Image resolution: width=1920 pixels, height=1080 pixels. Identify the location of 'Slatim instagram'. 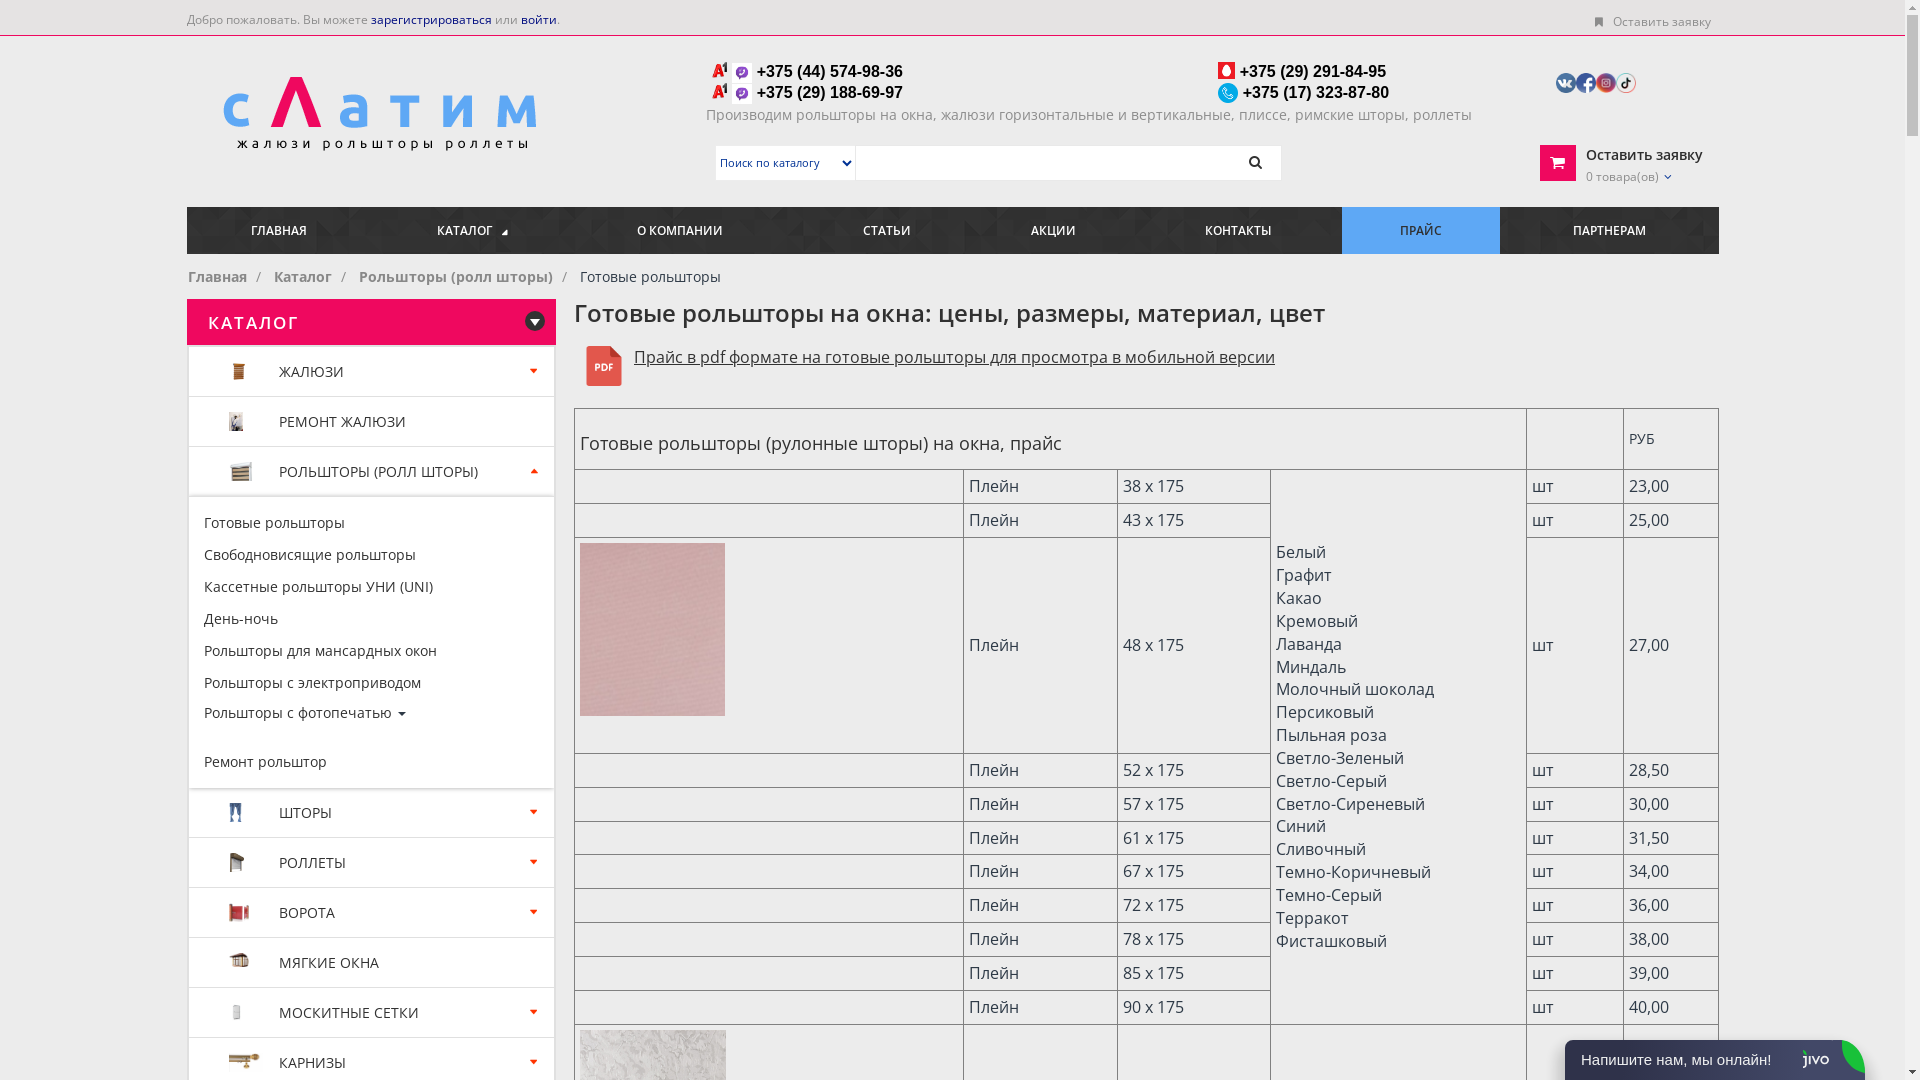
(1606, 80).